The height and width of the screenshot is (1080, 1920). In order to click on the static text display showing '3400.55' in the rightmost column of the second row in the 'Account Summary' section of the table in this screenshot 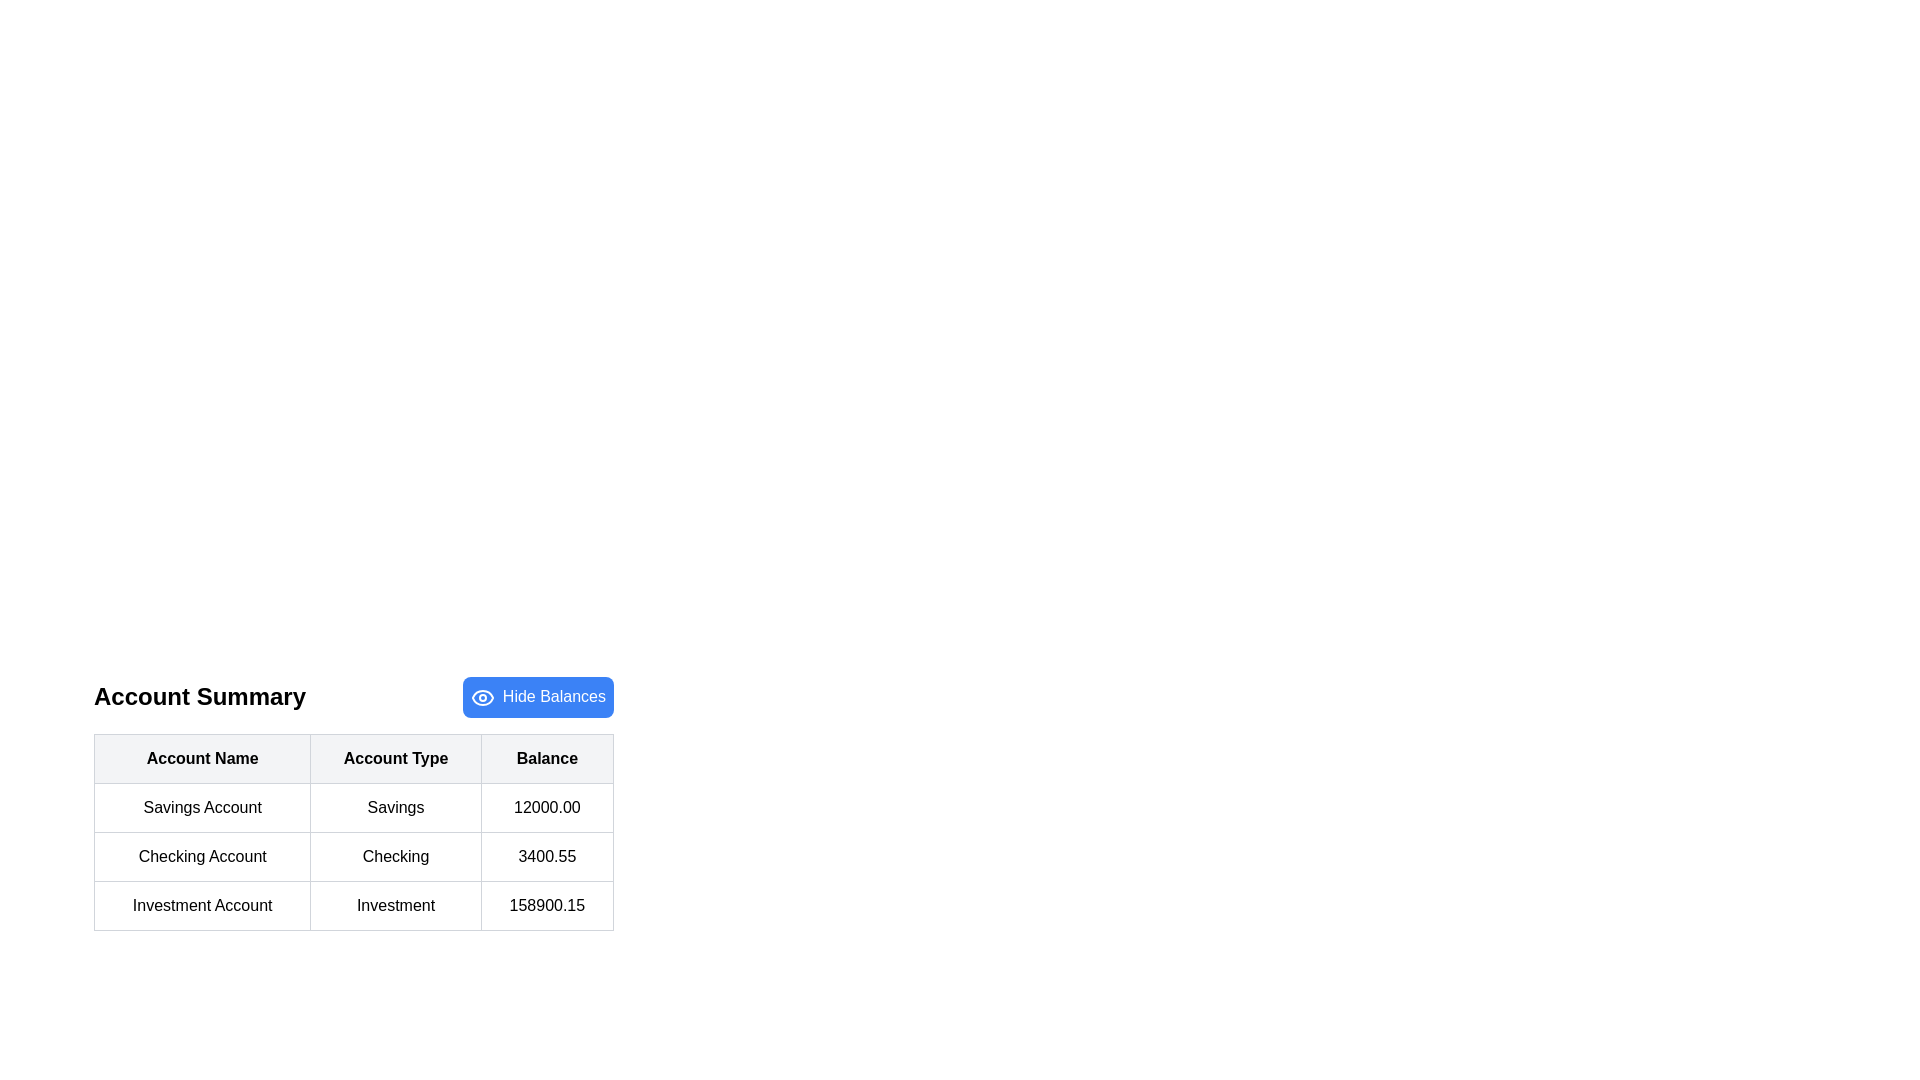, I will do `click(547, 855)`.